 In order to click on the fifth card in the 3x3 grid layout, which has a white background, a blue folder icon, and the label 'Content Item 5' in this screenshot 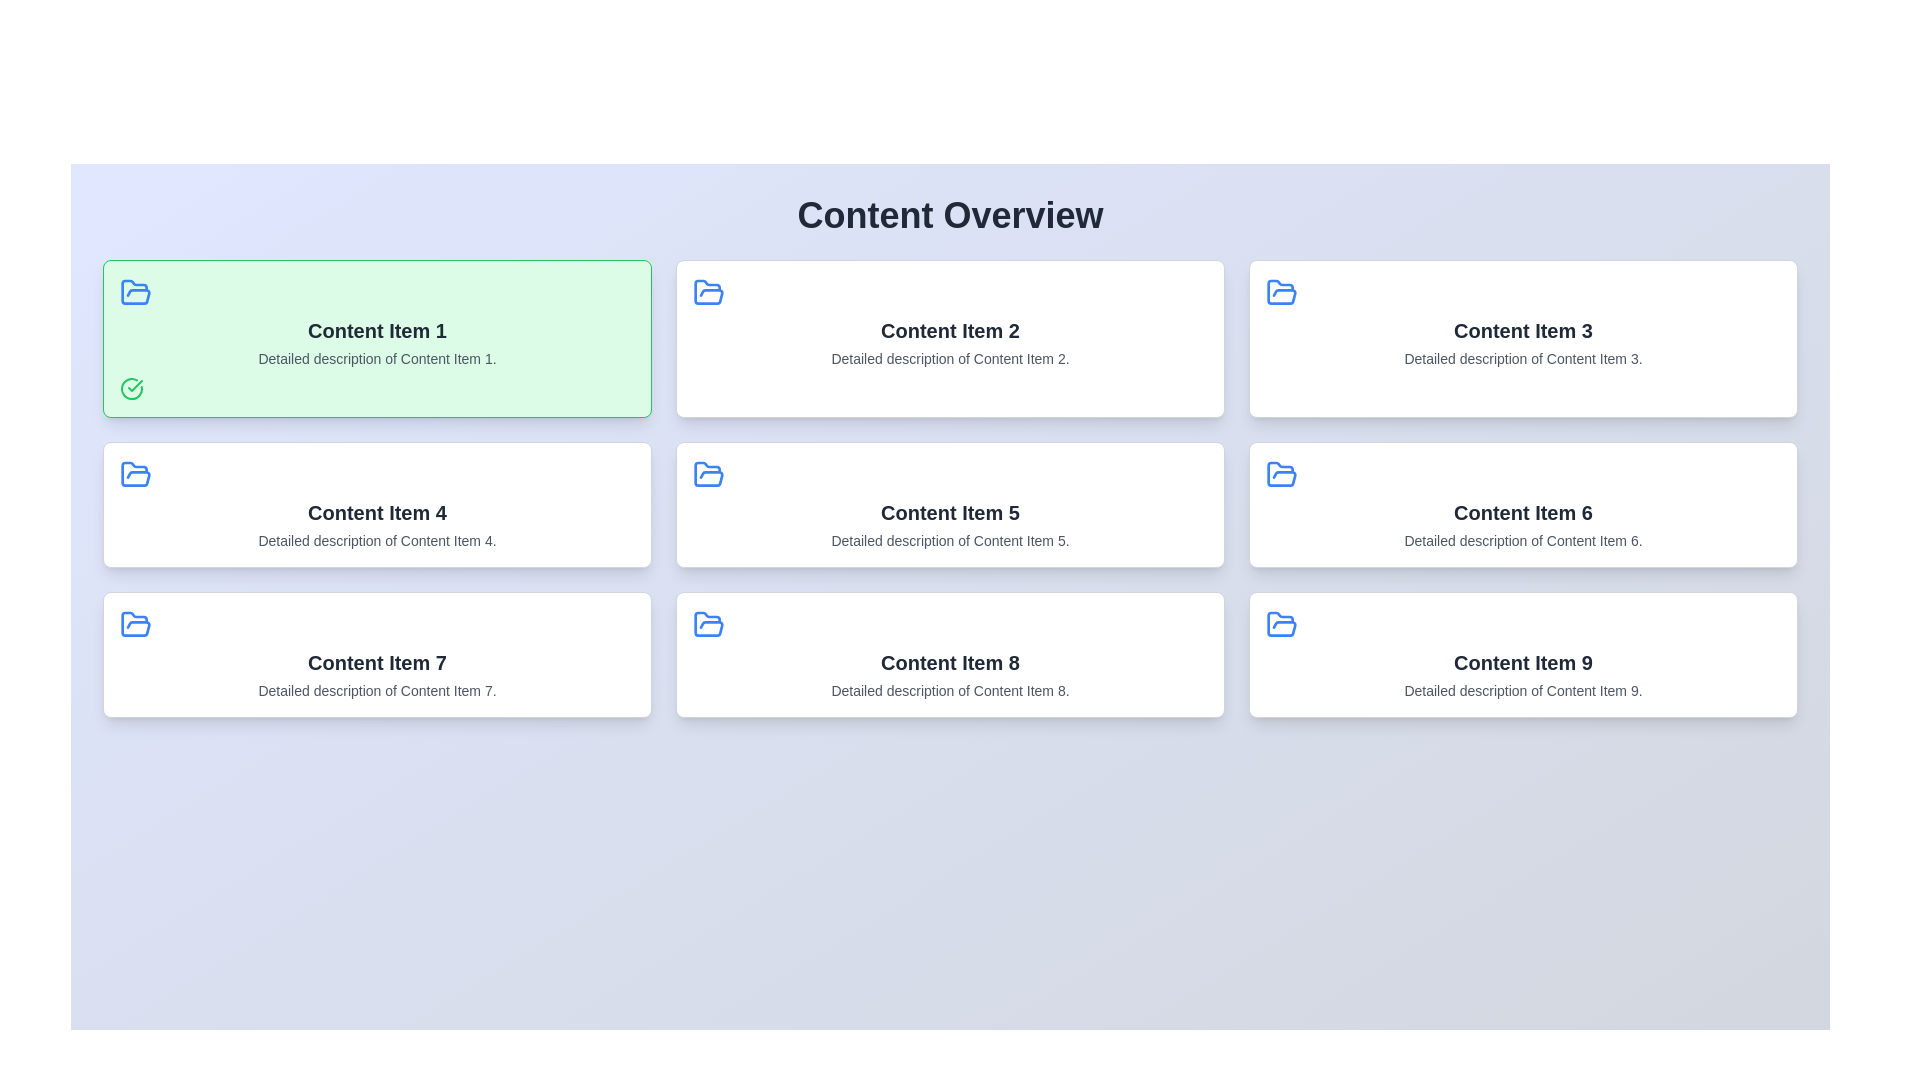, I will do `click(949, 504)`.